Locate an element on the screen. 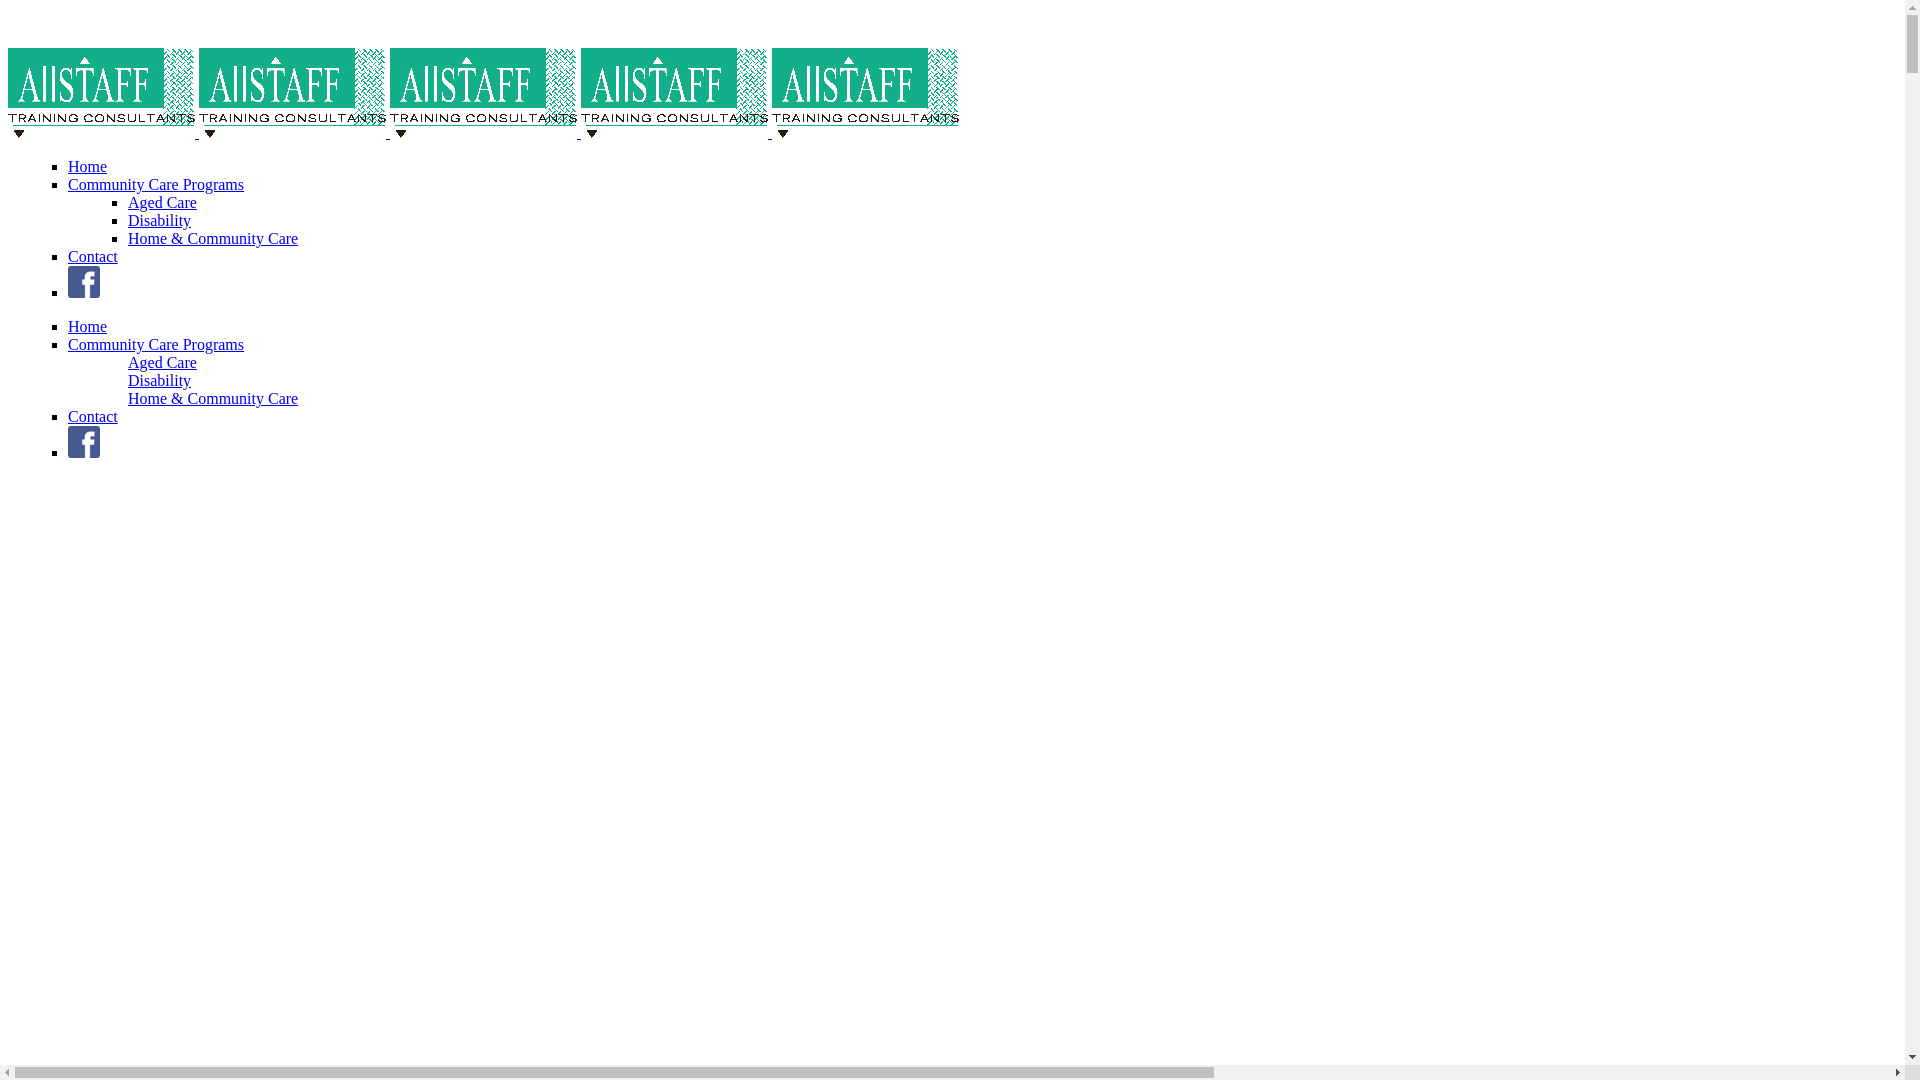 This screenshot has height=1080, width=1920. 'Disability' is located at coordinates (158, 380).